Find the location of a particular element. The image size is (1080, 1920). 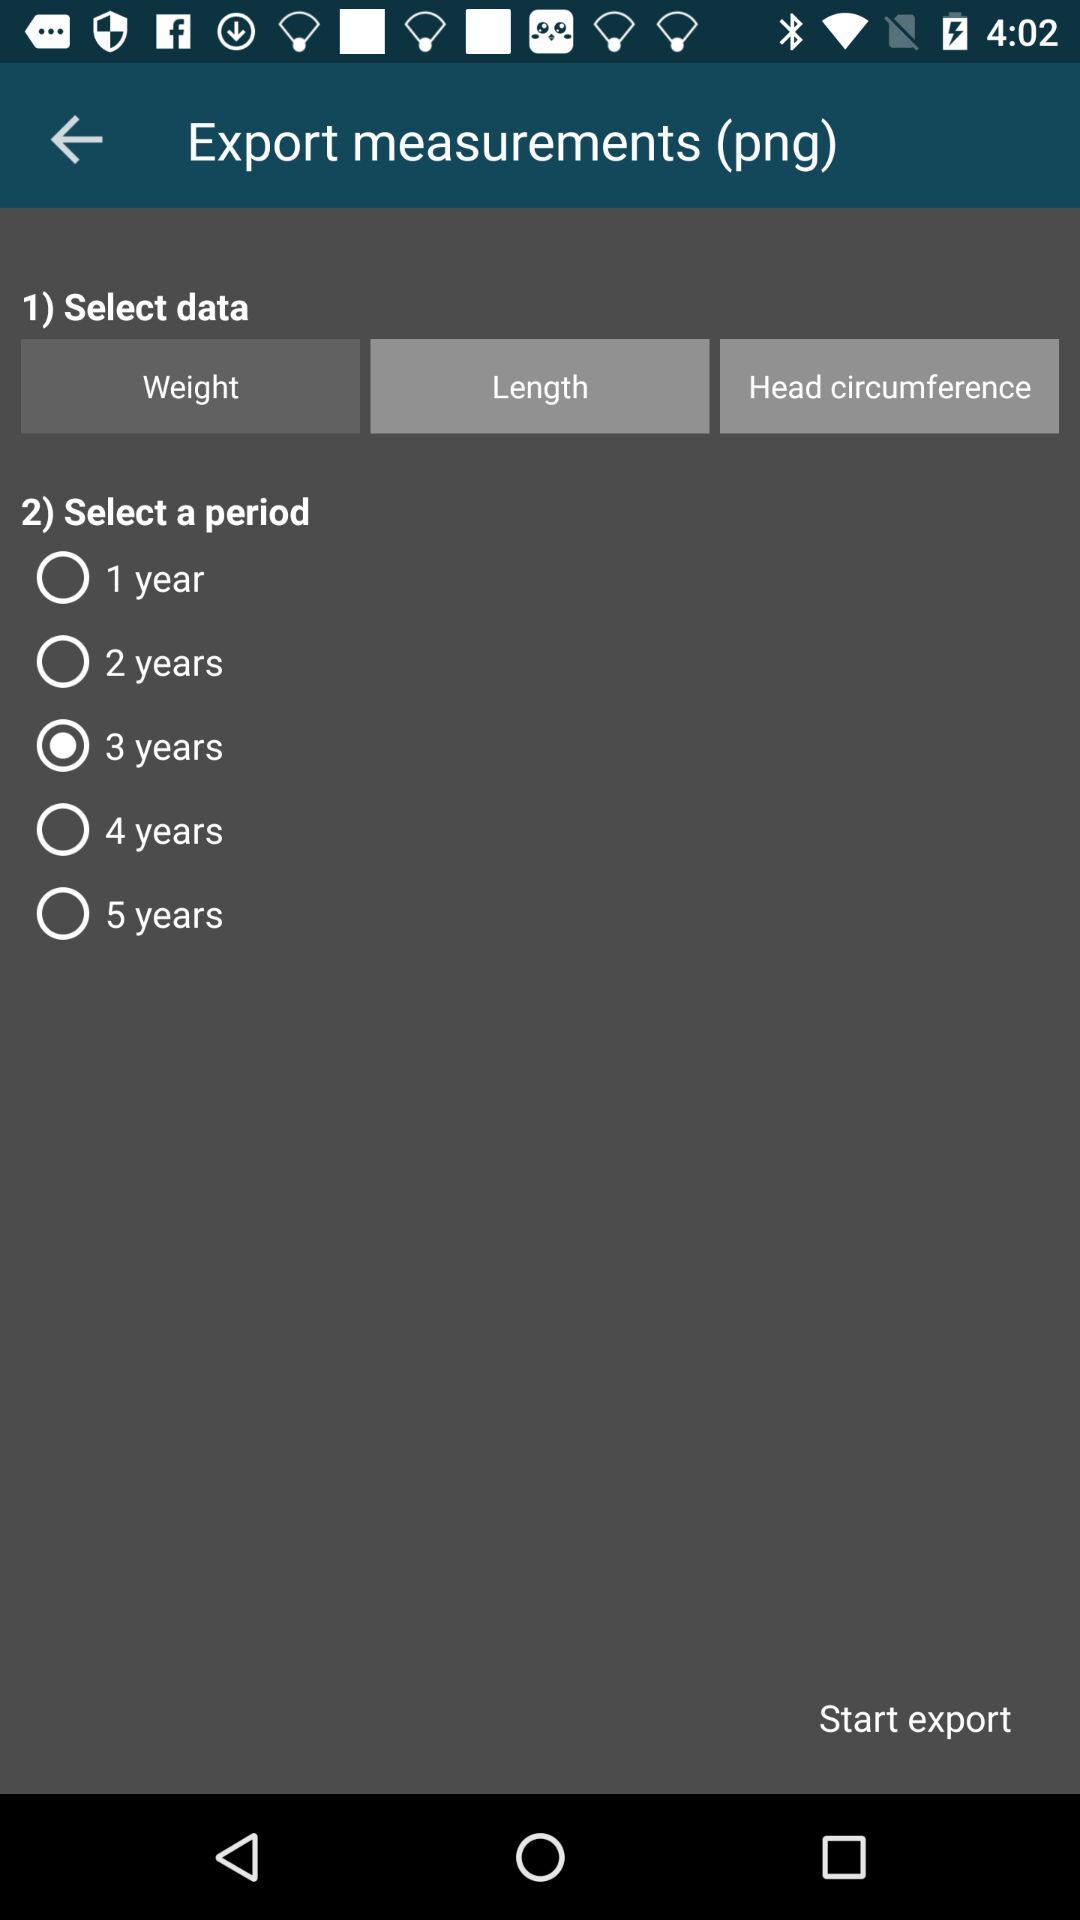

go back is located at coordinates (75, 138).